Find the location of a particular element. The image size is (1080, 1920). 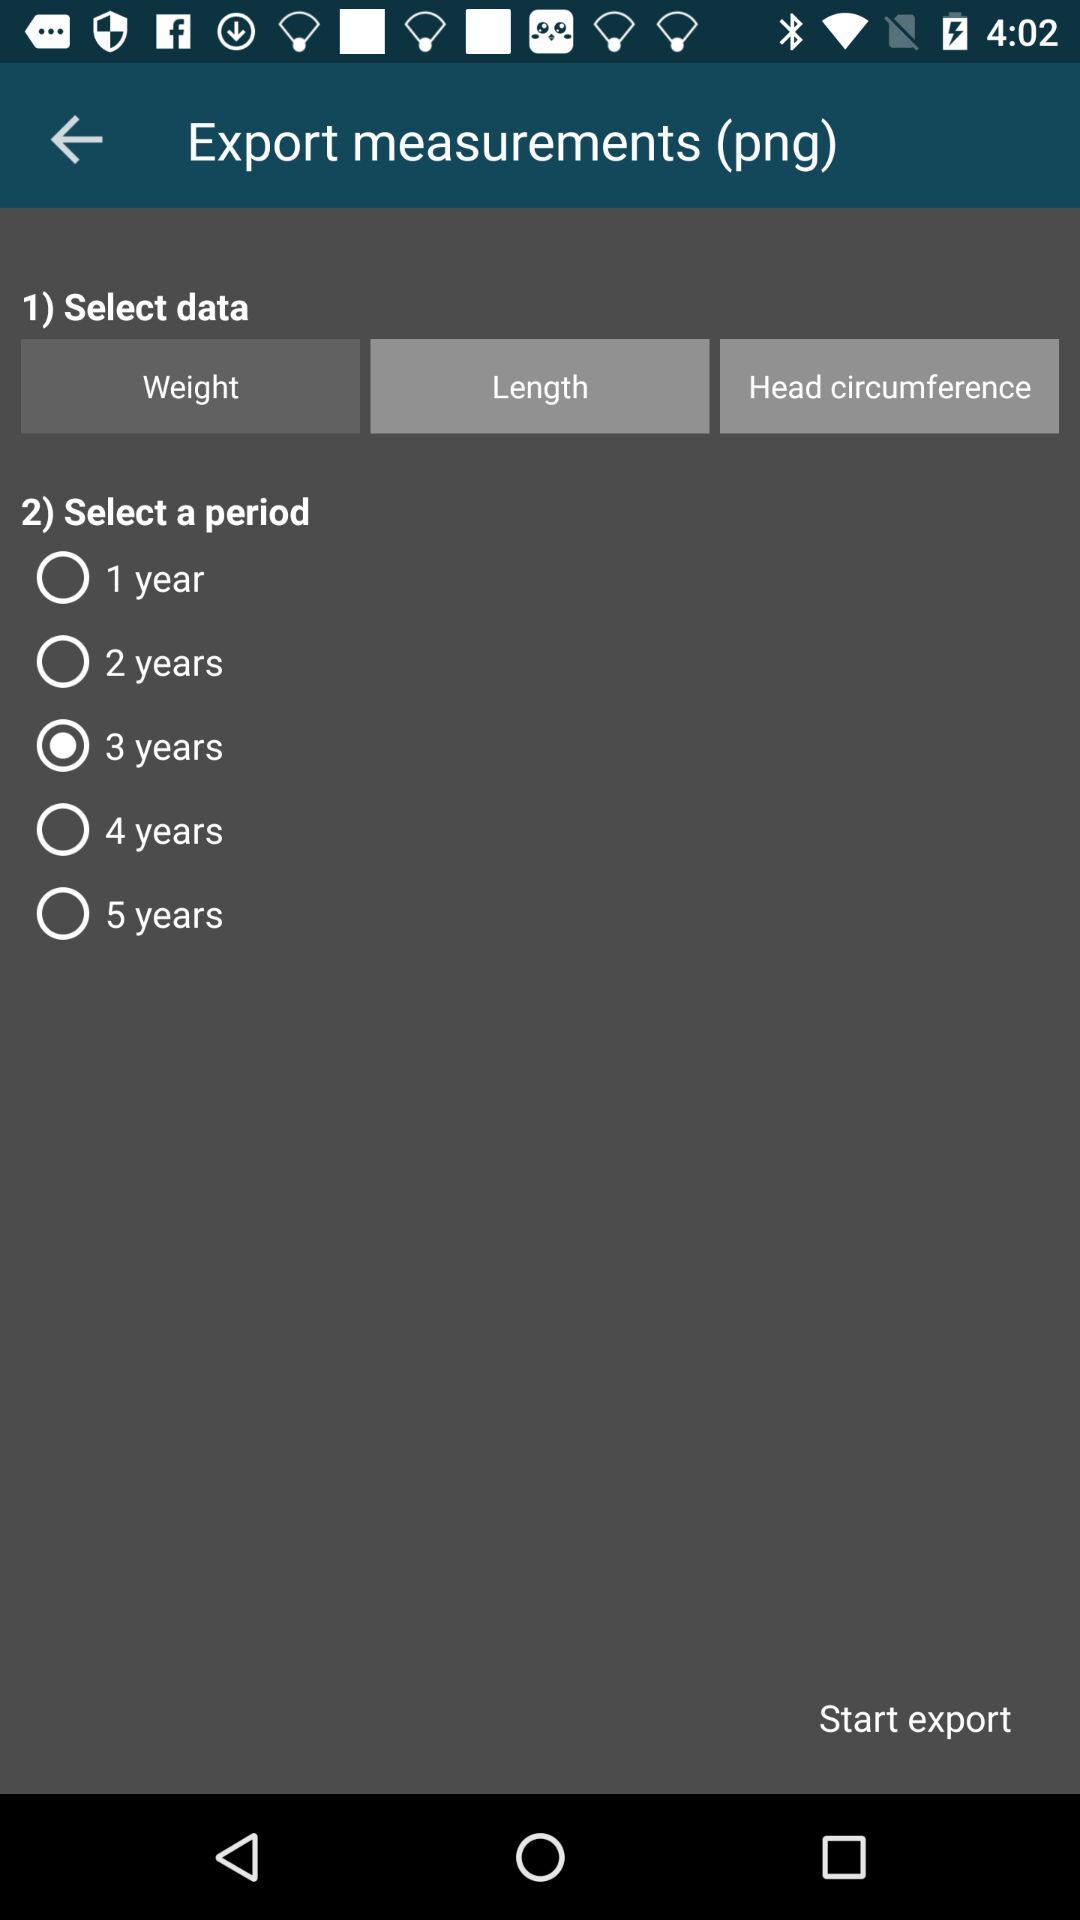

go back is located at coordinates (75, 138).